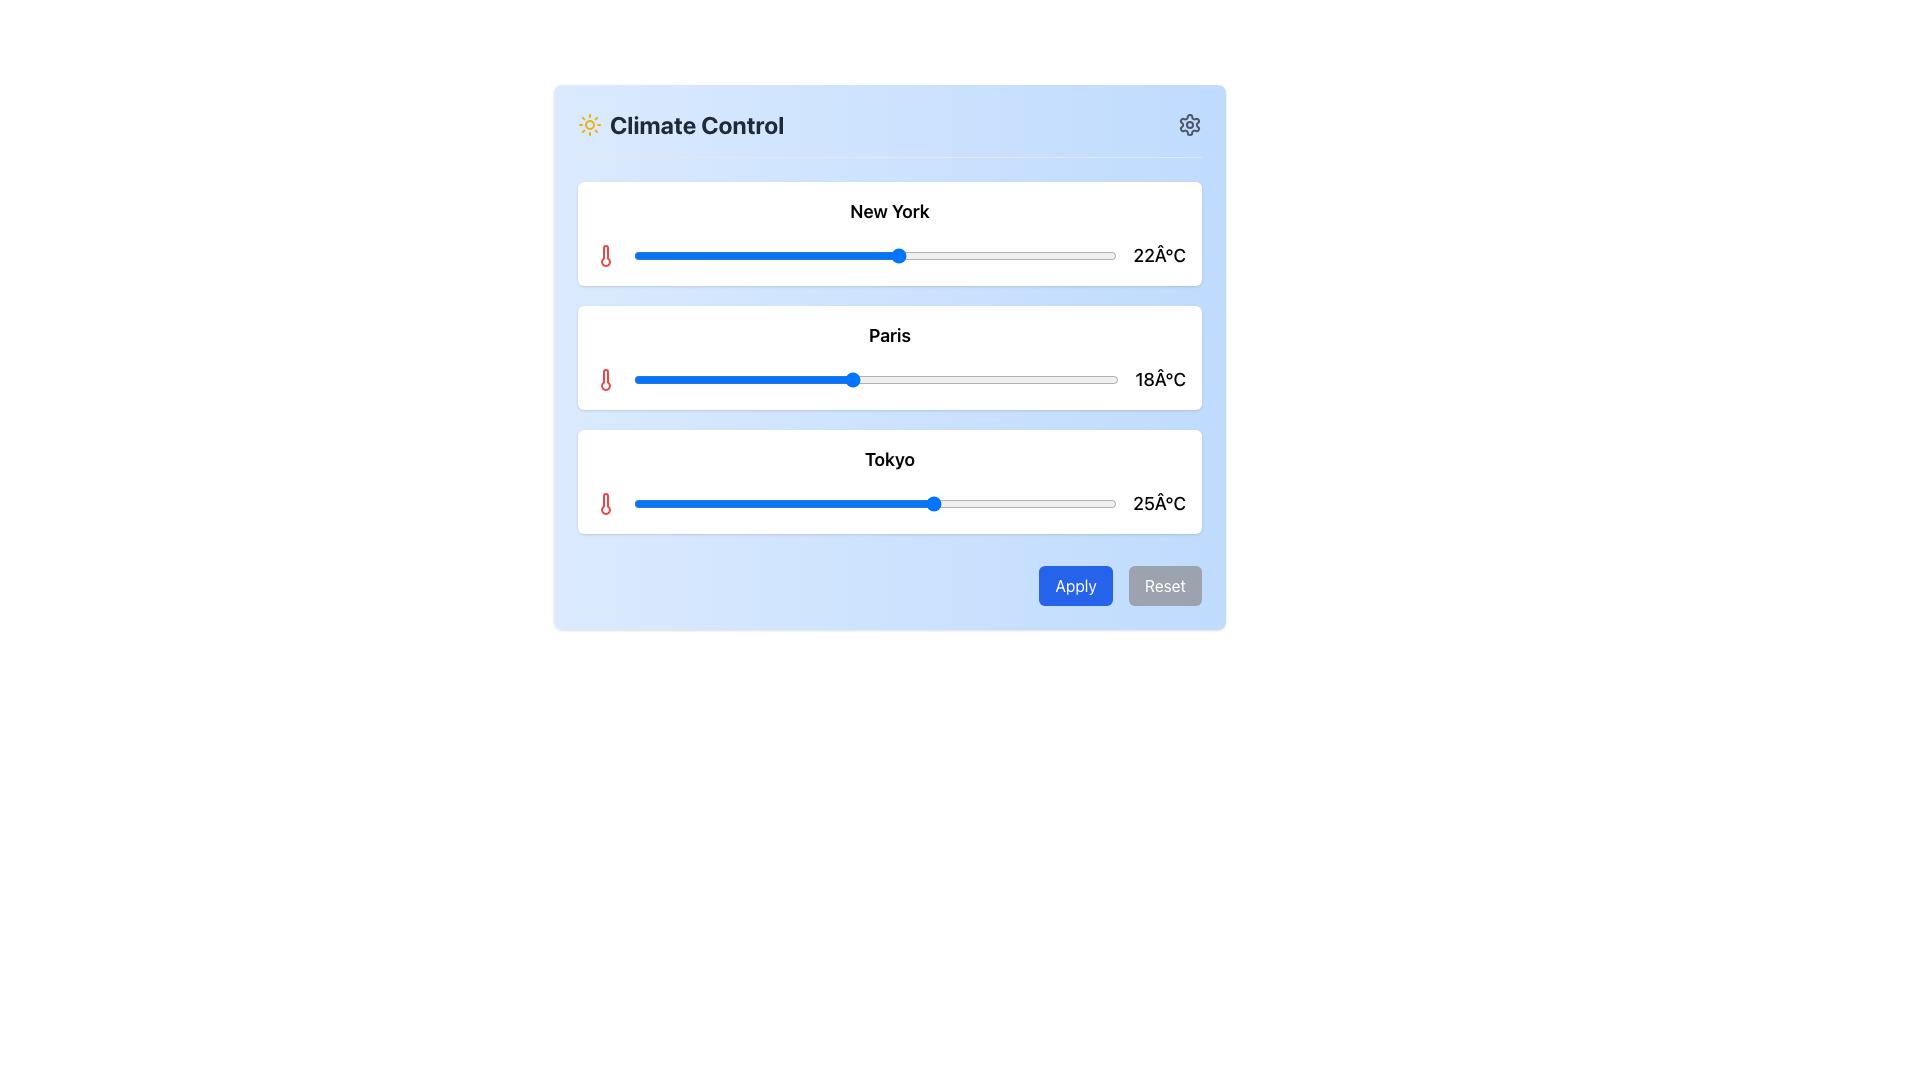 This screenshot has width=1920, height=1080. I want to click on the temperature data icon for 'Paris' located in the second row of the 'Climate Control' module, so click(604, 380).